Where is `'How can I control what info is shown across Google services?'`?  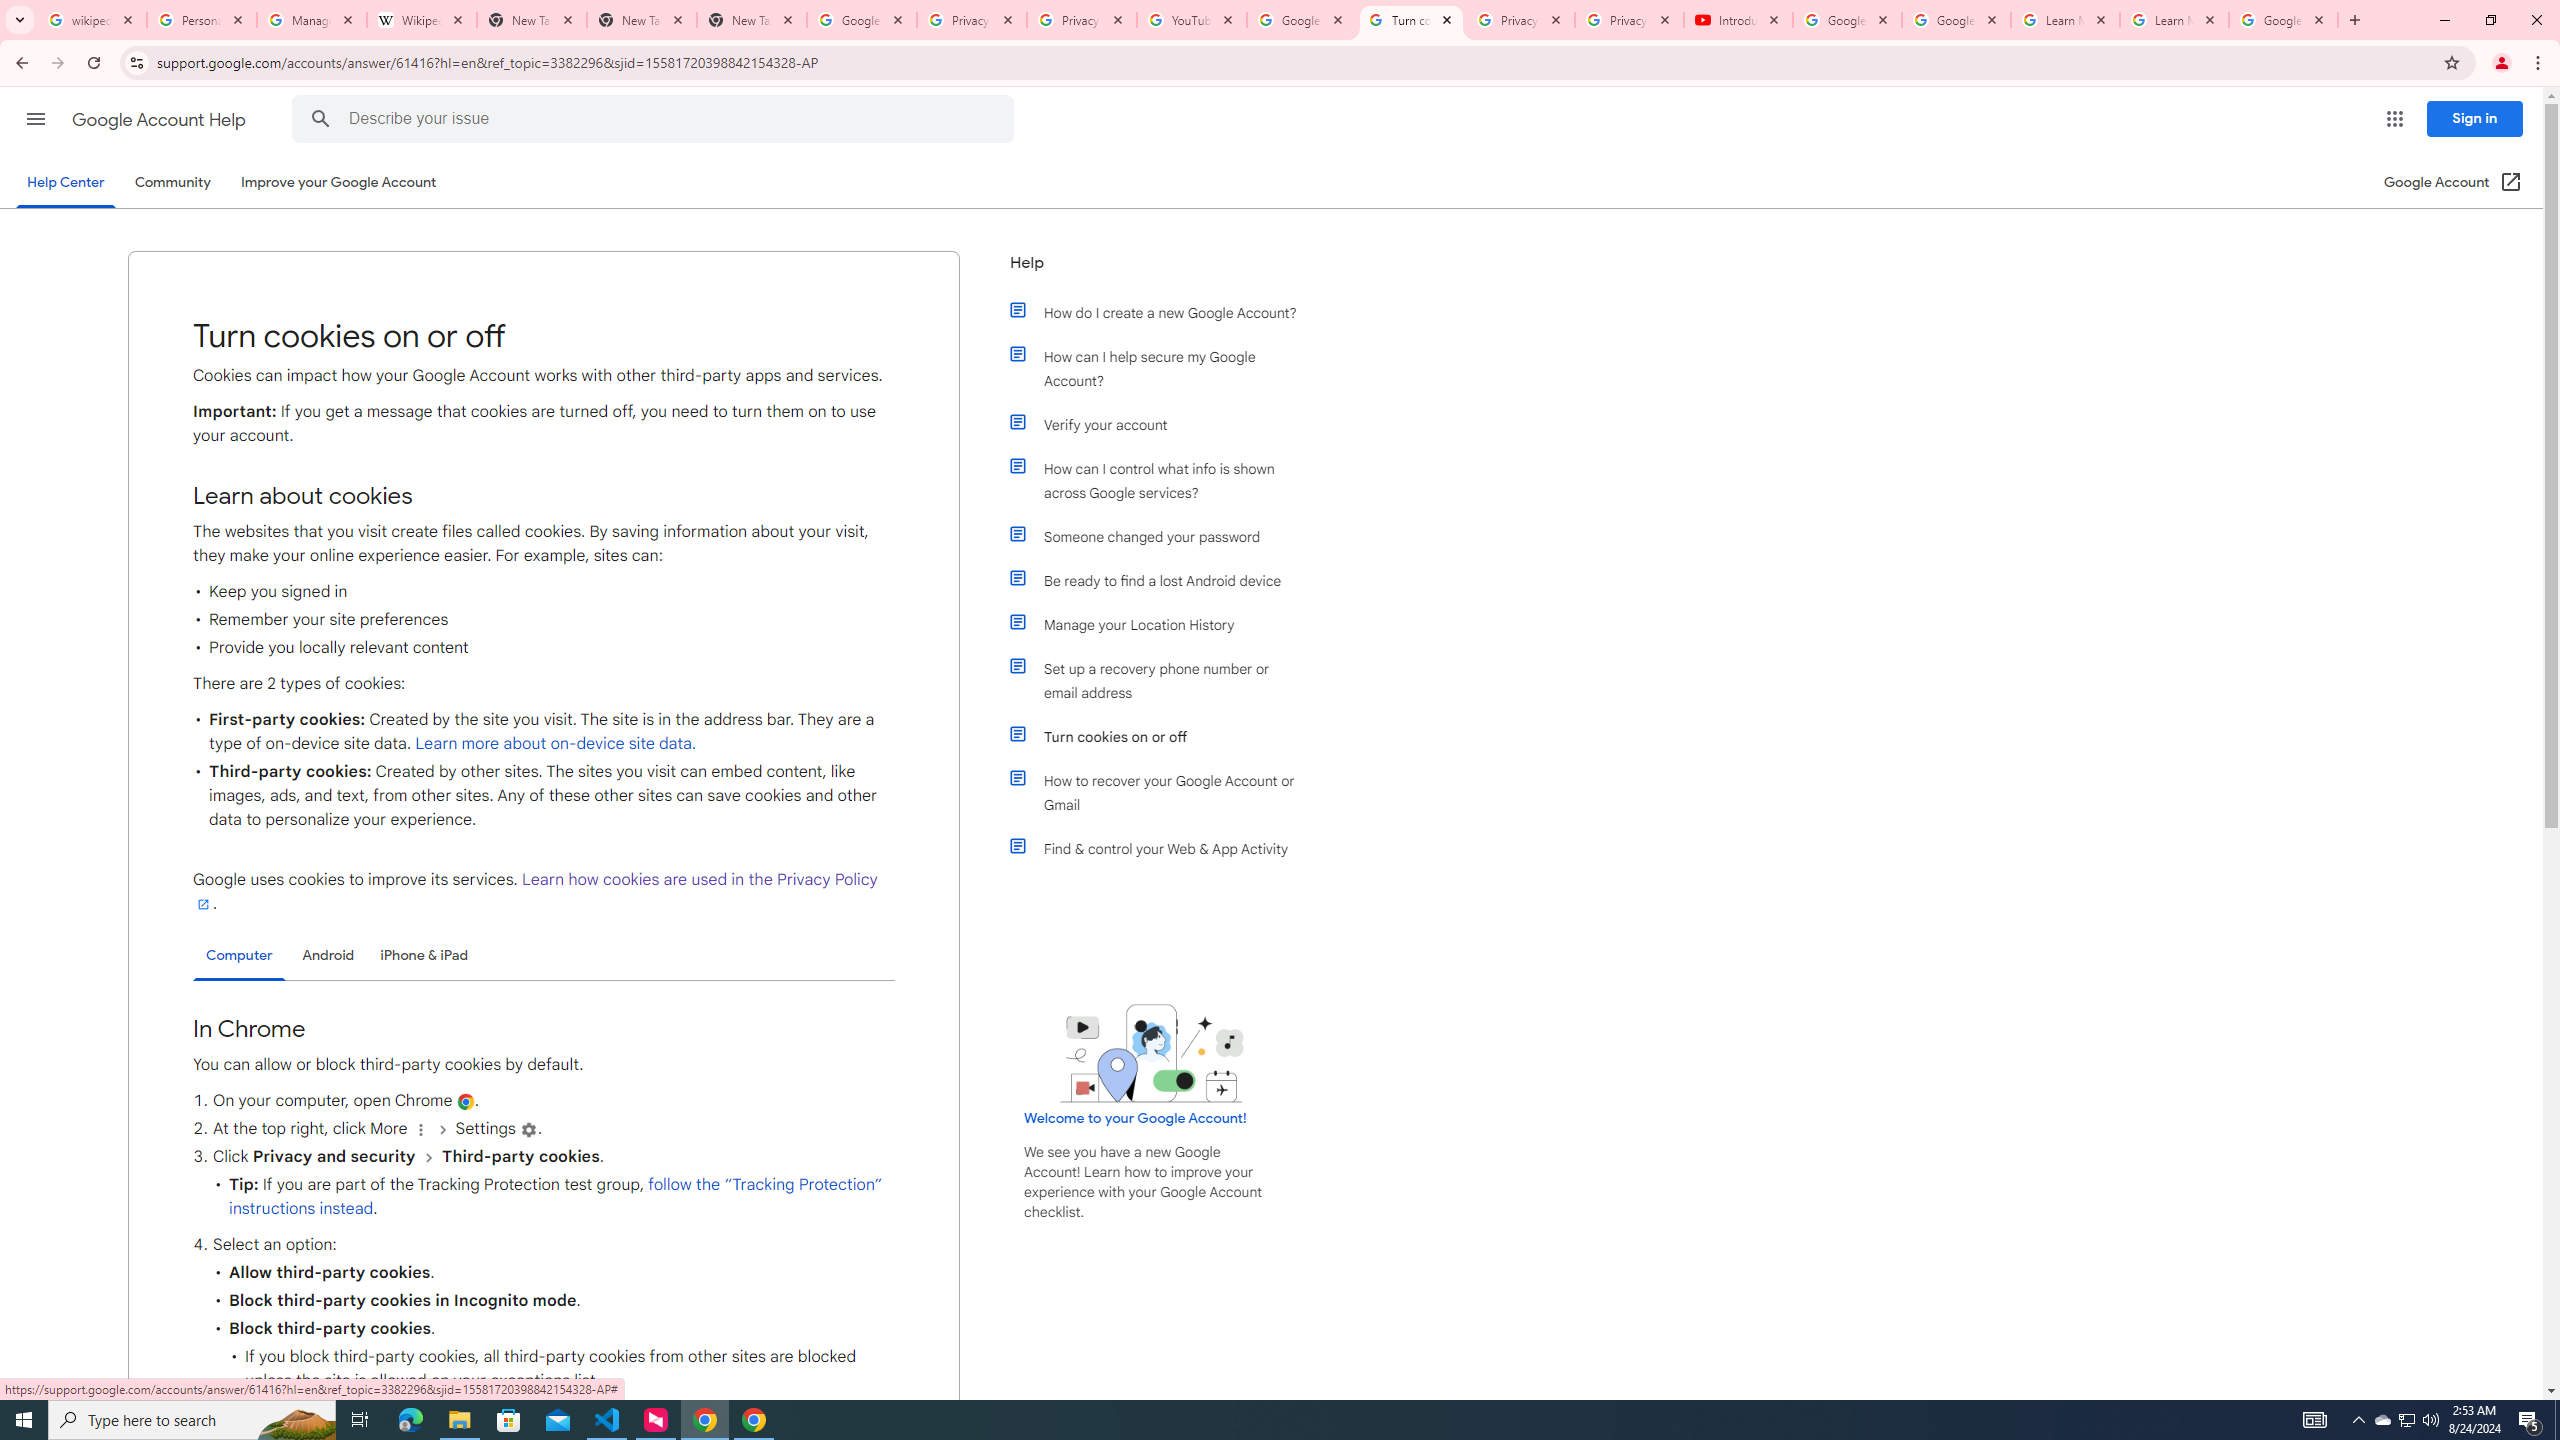
'How can I control what info is shown across Google services?' is located at coordinates (1162, 479).